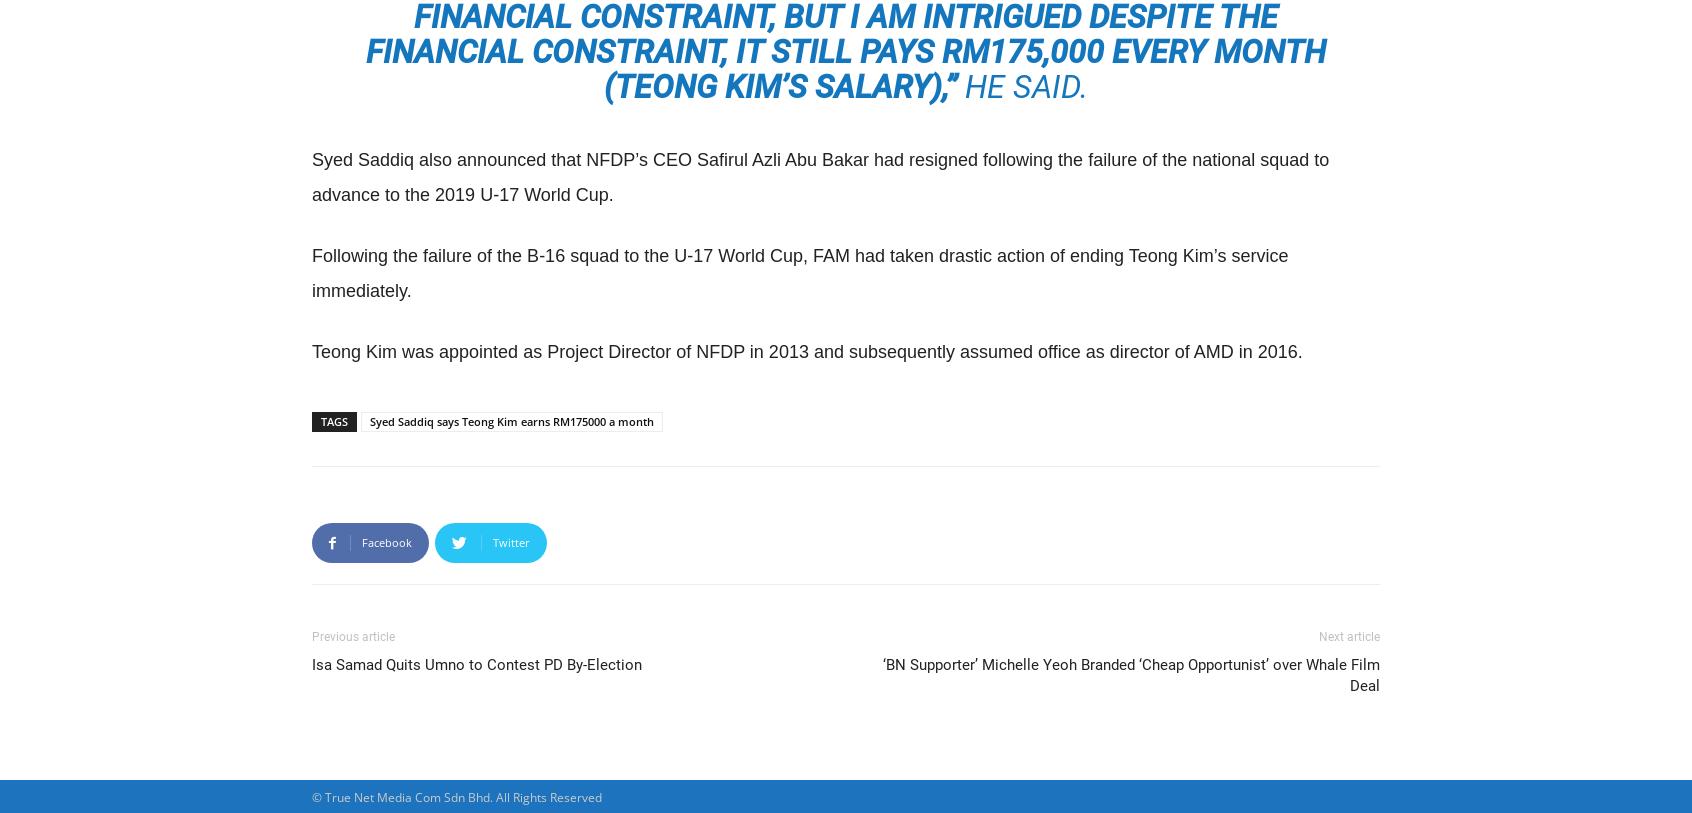 The height and width of the screenshot is (813, 1692). I want to click on 'TAGS', so click(319, 421).